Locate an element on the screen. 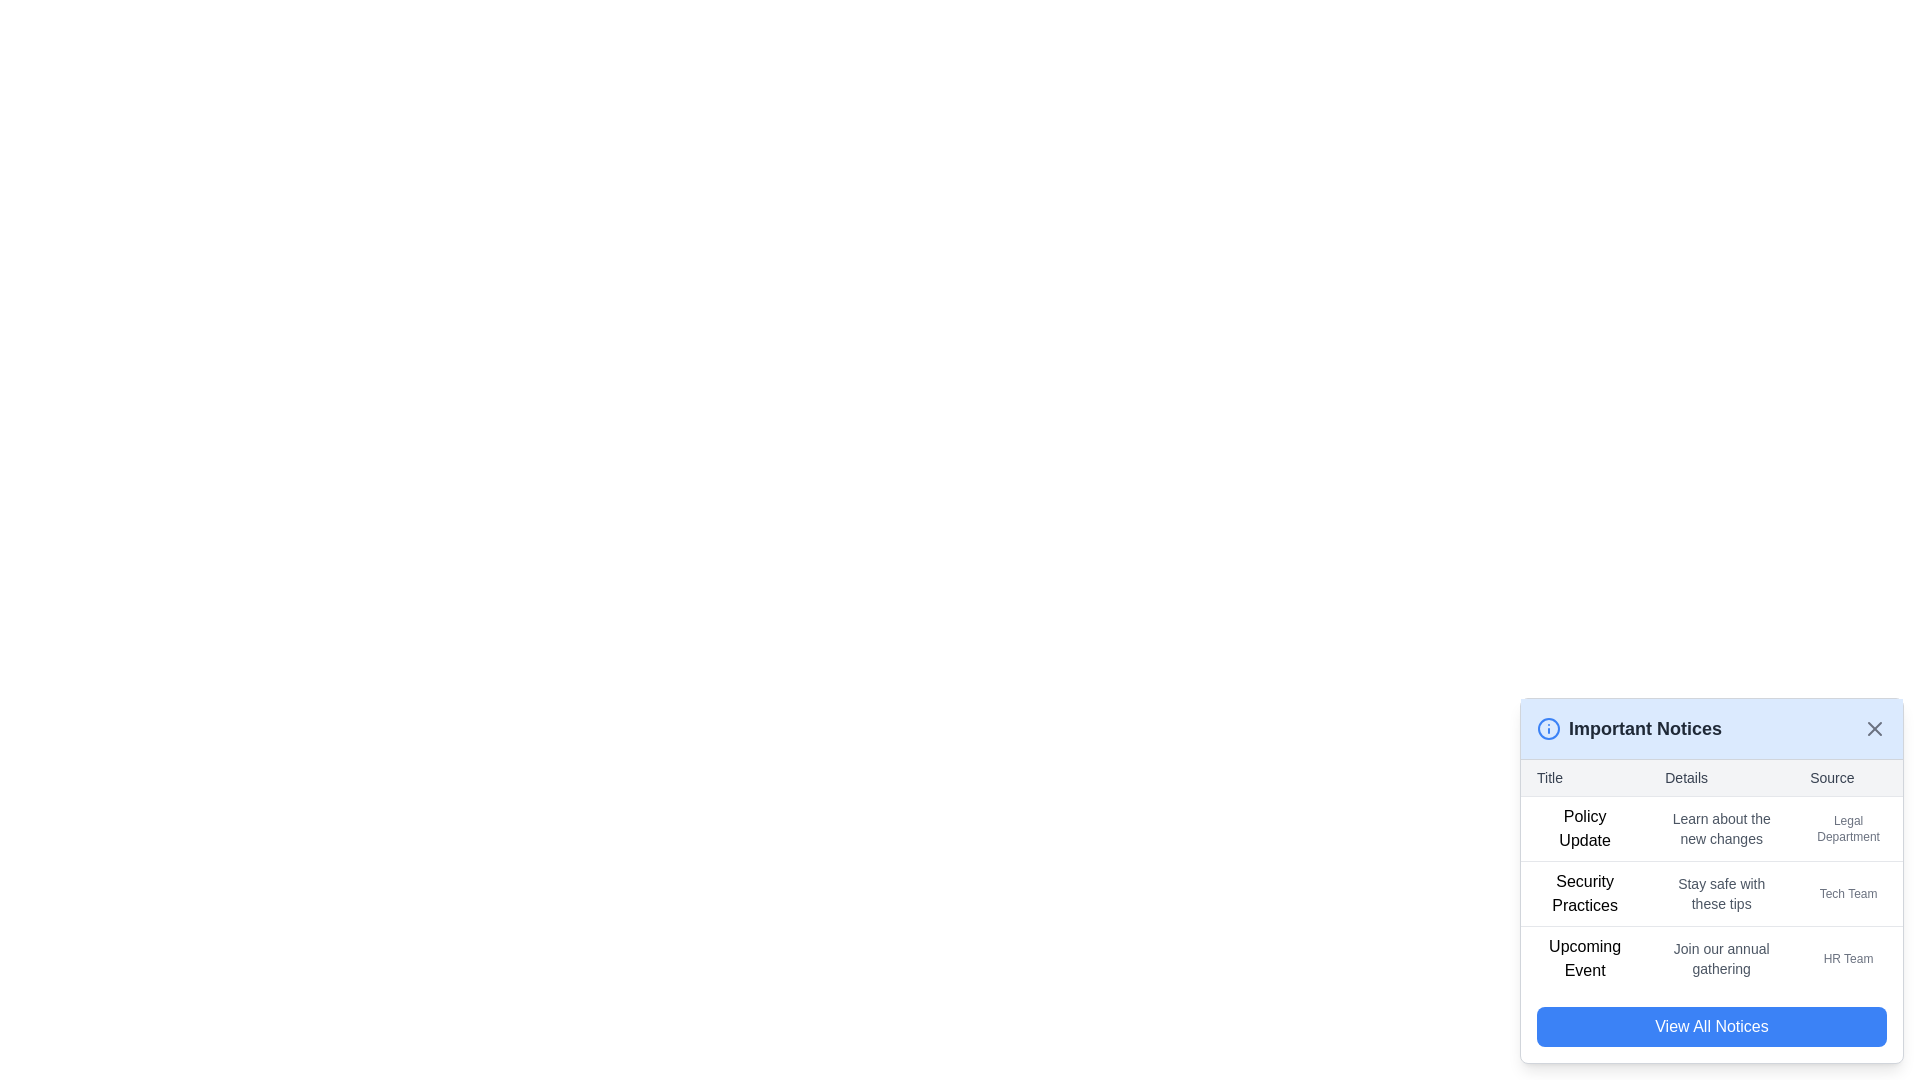 The width and height of the screenshot is (1920, 1080). the Text Label that indicates the source attribution for the 'Security Practices' table row, specifically identifying the 'Tech Team' as the source is located at coordinates (1847, 893).